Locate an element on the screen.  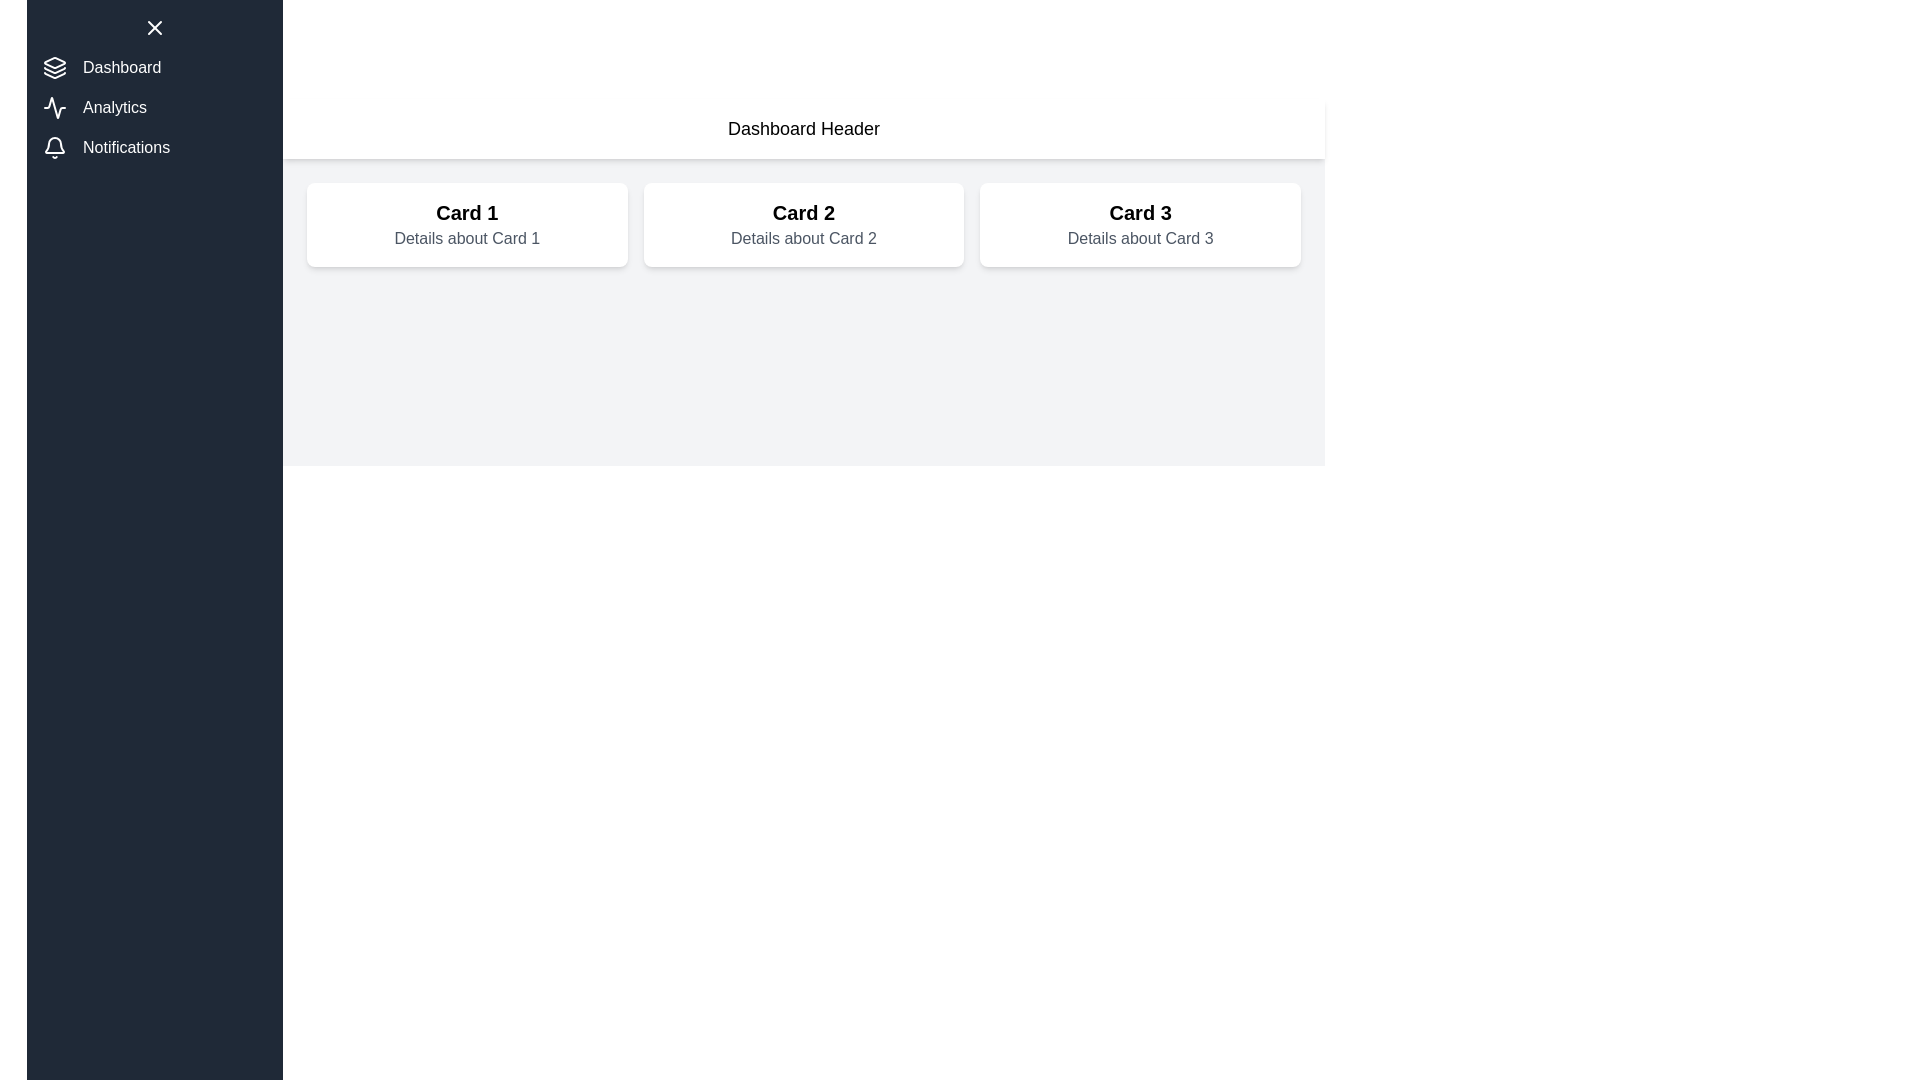
the second card in the grid layout, which is positioned between 'Card 1' and 'Card 3', located beneath the 'Dashboard Header' is located at coordinates (803, 224).